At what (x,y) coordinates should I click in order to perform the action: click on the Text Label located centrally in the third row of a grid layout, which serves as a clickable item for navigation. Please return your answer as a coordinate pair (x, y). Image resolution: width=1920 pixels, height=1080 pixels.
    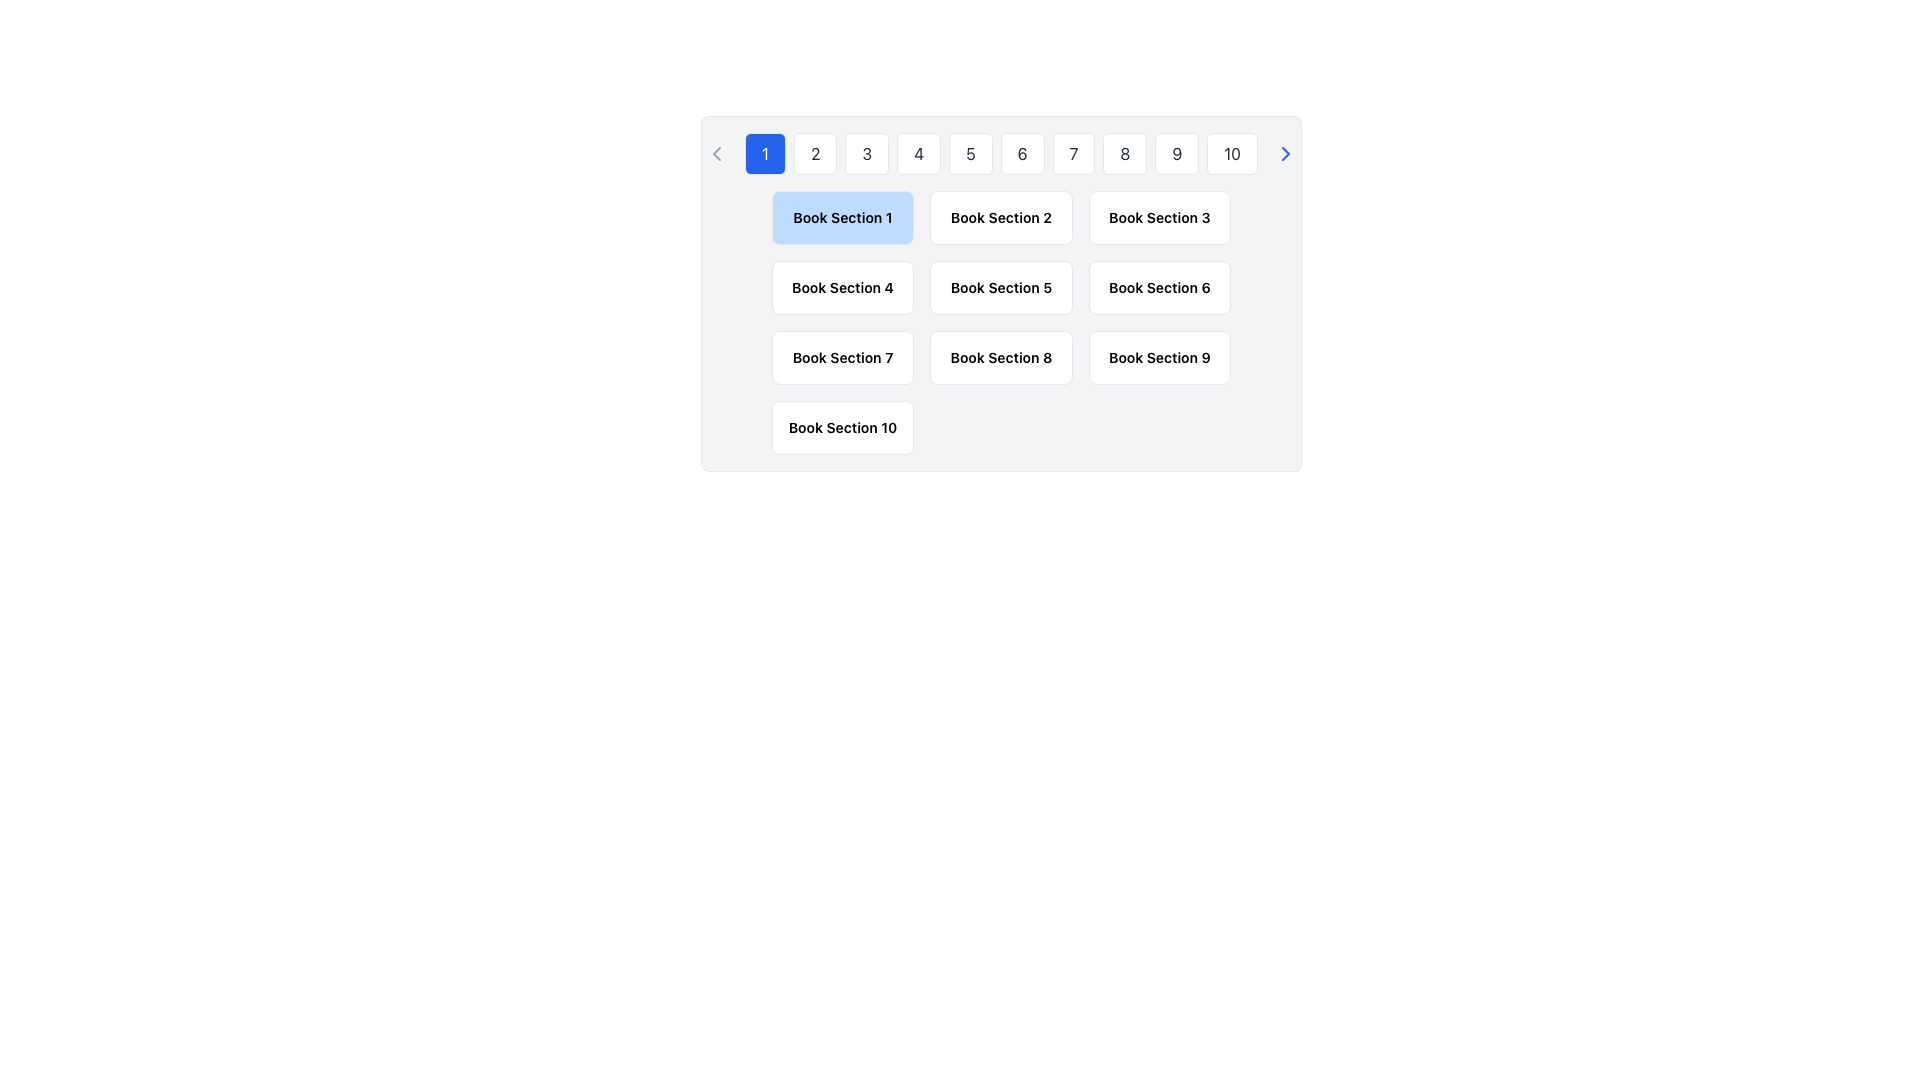
    Looking at the image, I should click on (1159, 288).